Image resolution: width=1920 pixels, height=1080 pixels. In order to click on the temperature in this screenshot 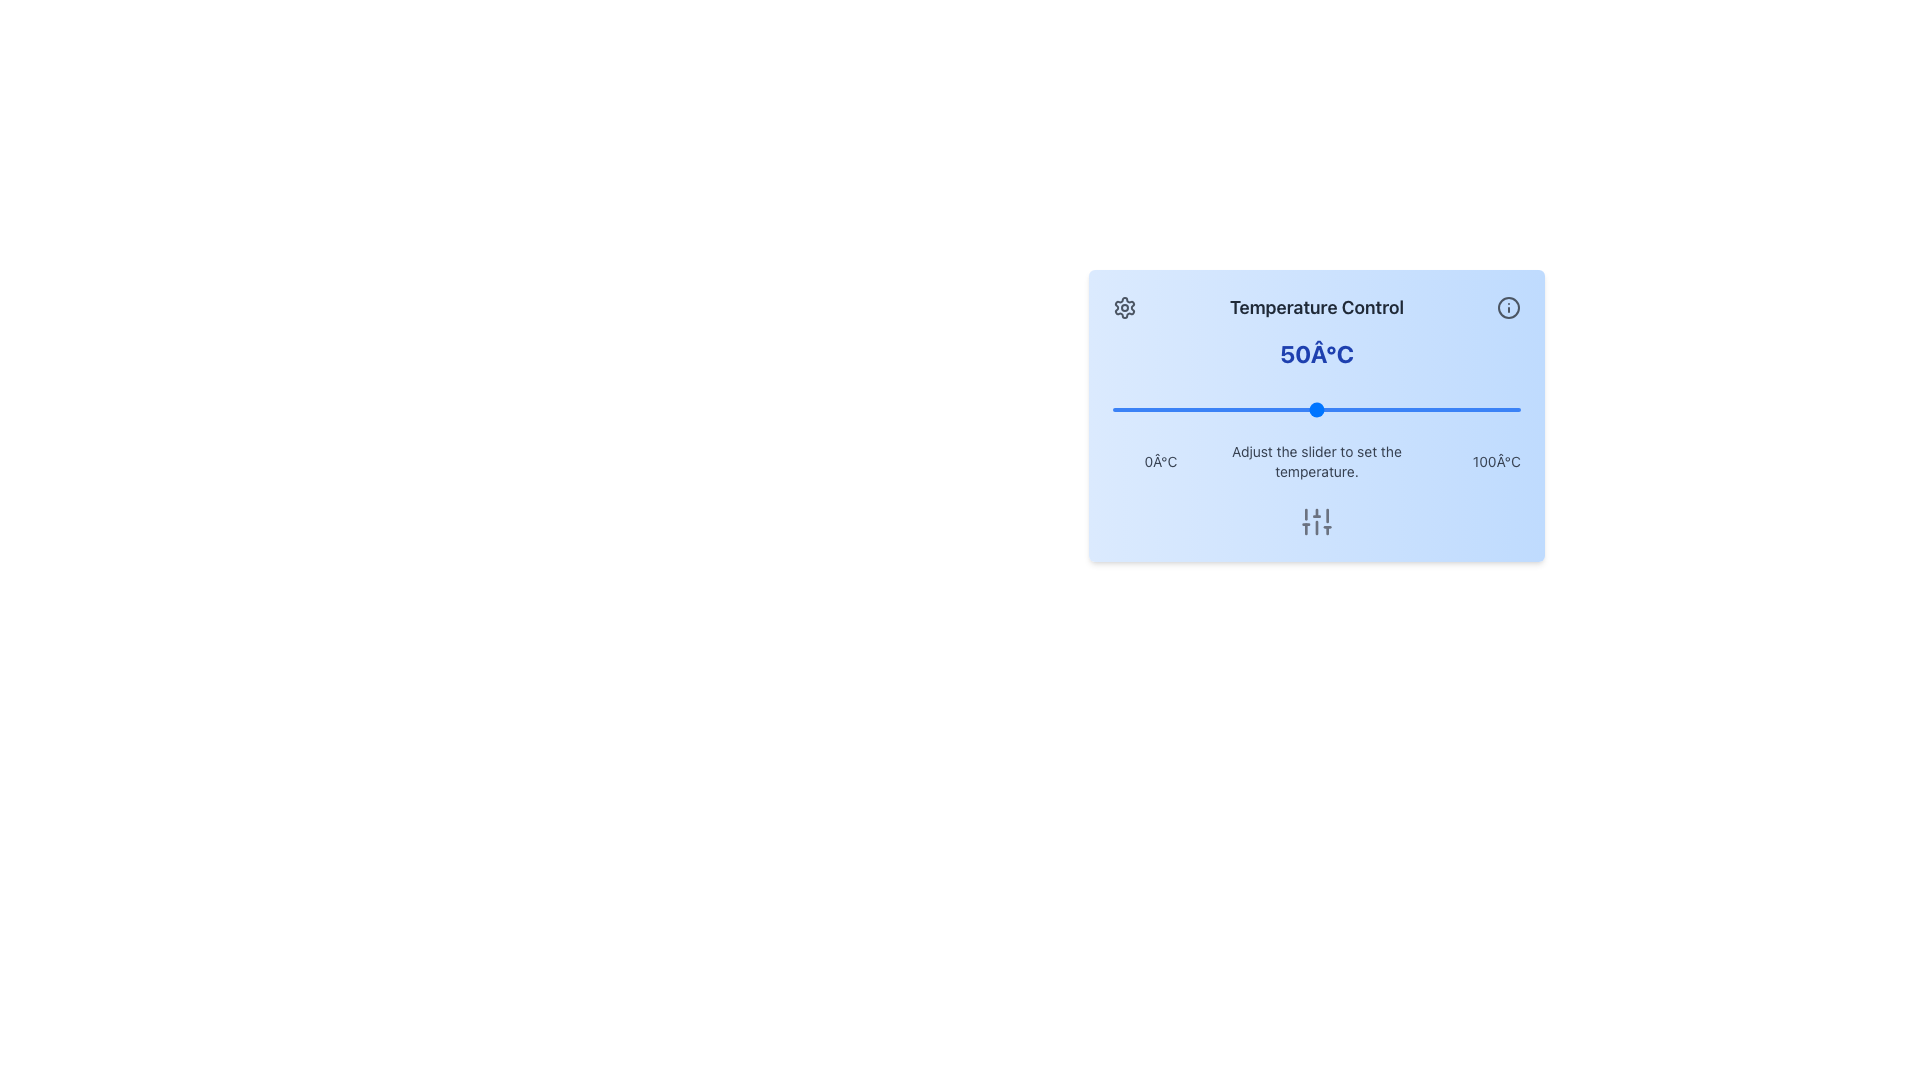, I will do `click(1226, 408)`.